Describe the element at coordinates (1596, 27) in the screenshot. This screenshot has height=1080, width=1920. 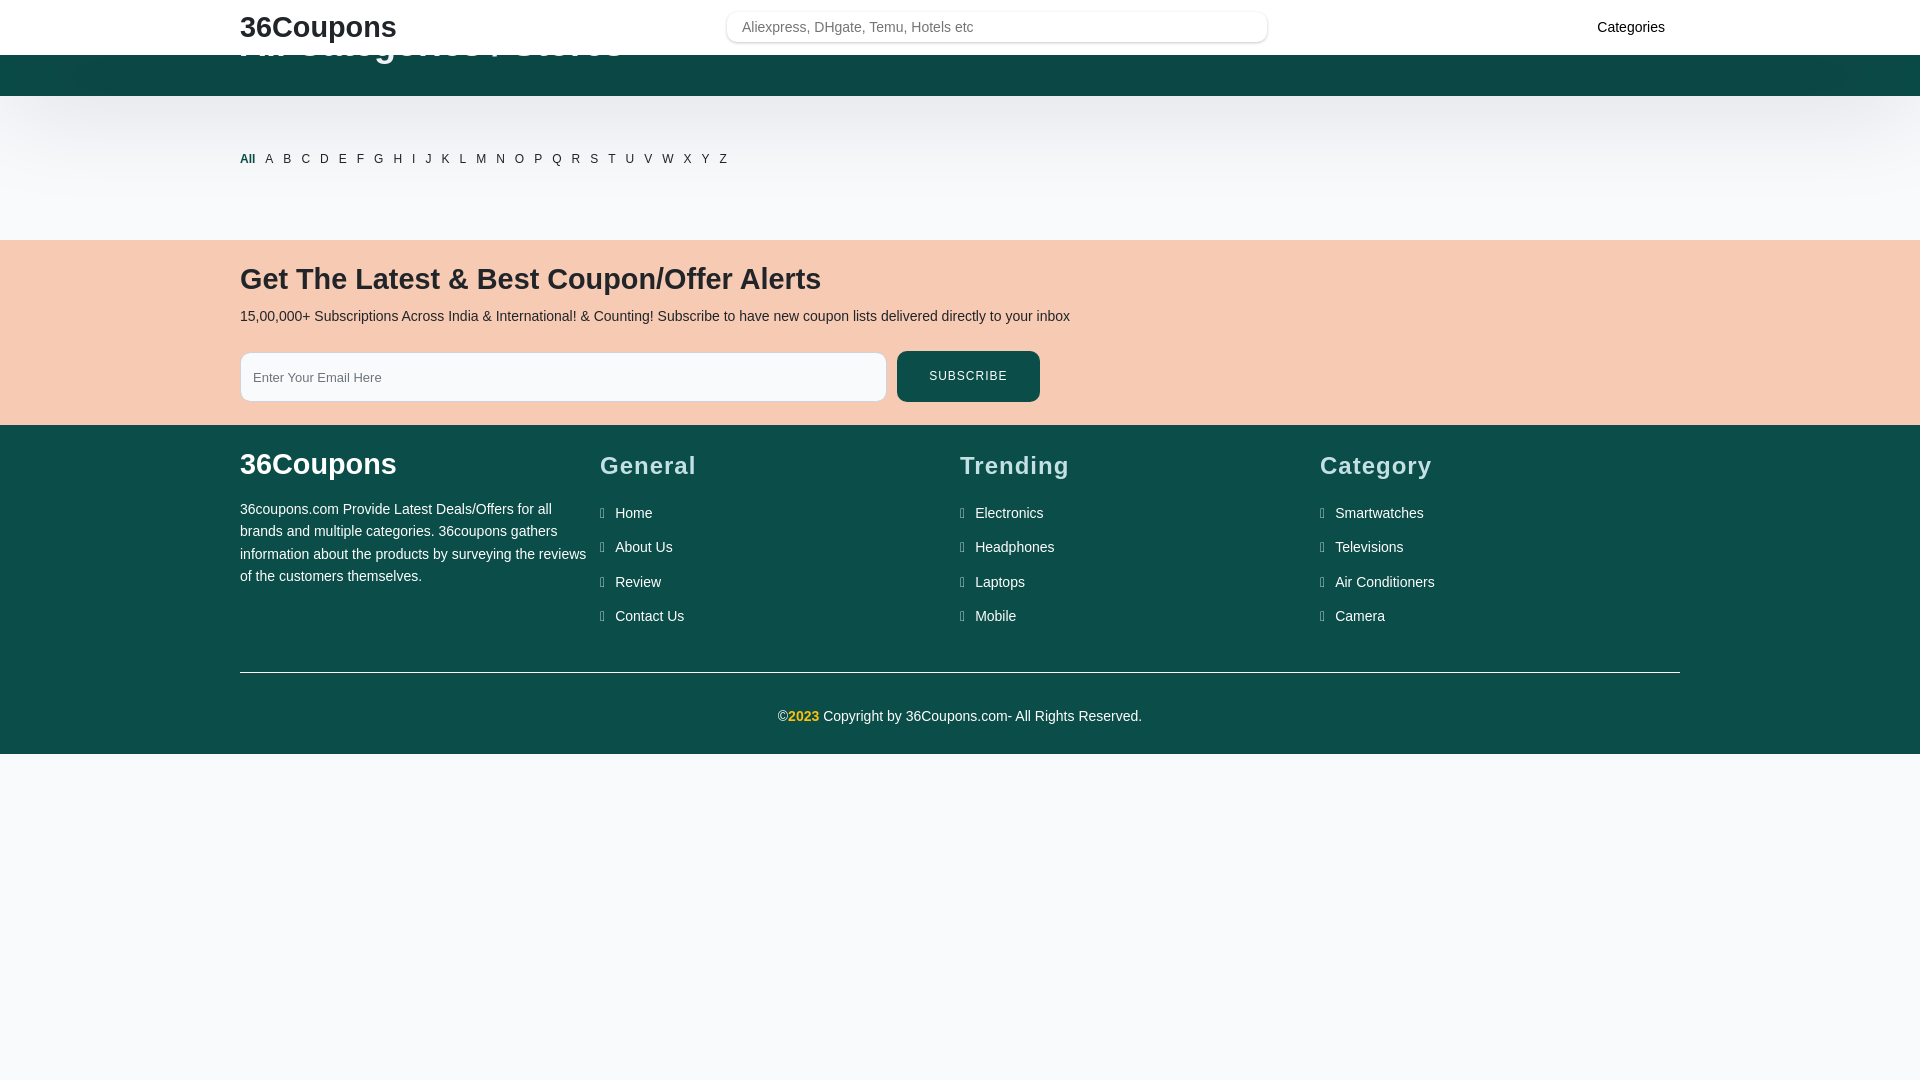
I see `'Categories'` at that location.